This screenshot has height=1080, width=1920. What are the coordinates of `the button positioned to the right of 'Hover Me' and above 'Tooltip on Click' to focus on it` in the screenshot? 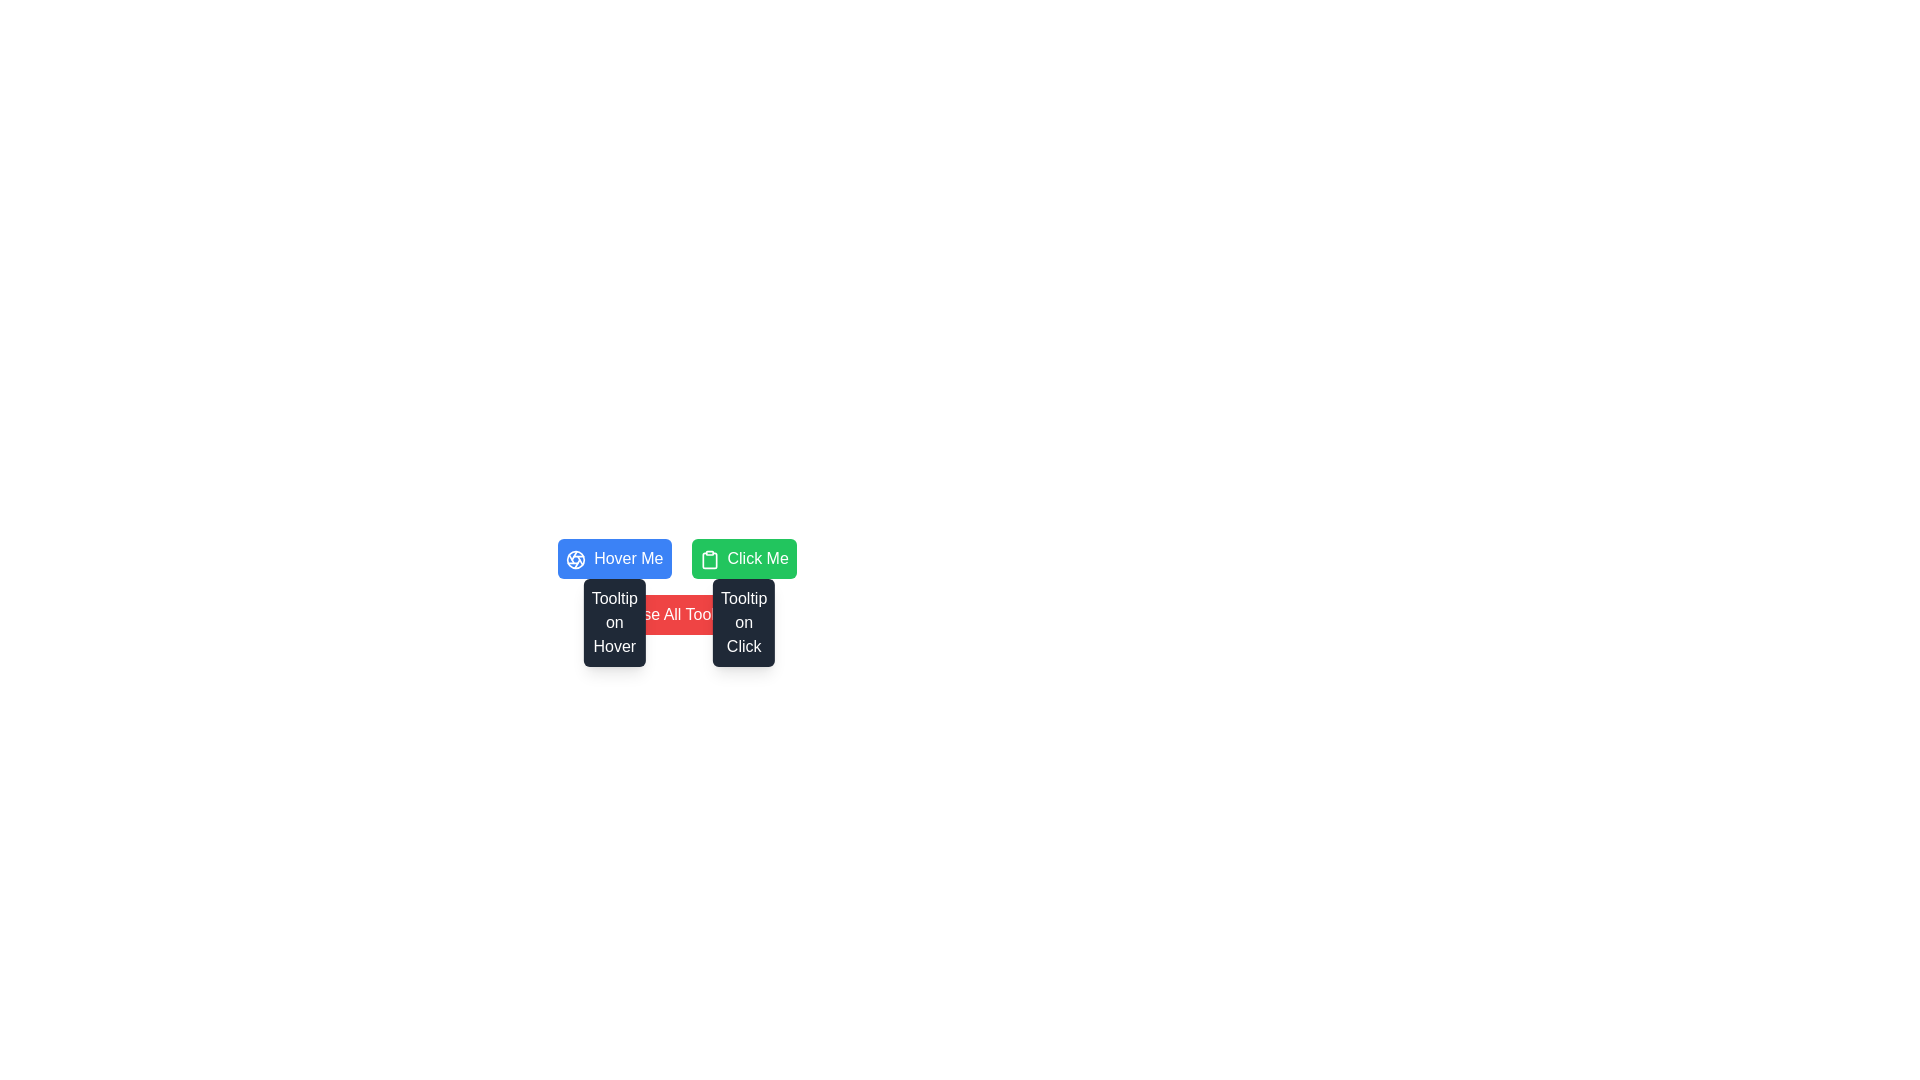 It's located at (743, 559).